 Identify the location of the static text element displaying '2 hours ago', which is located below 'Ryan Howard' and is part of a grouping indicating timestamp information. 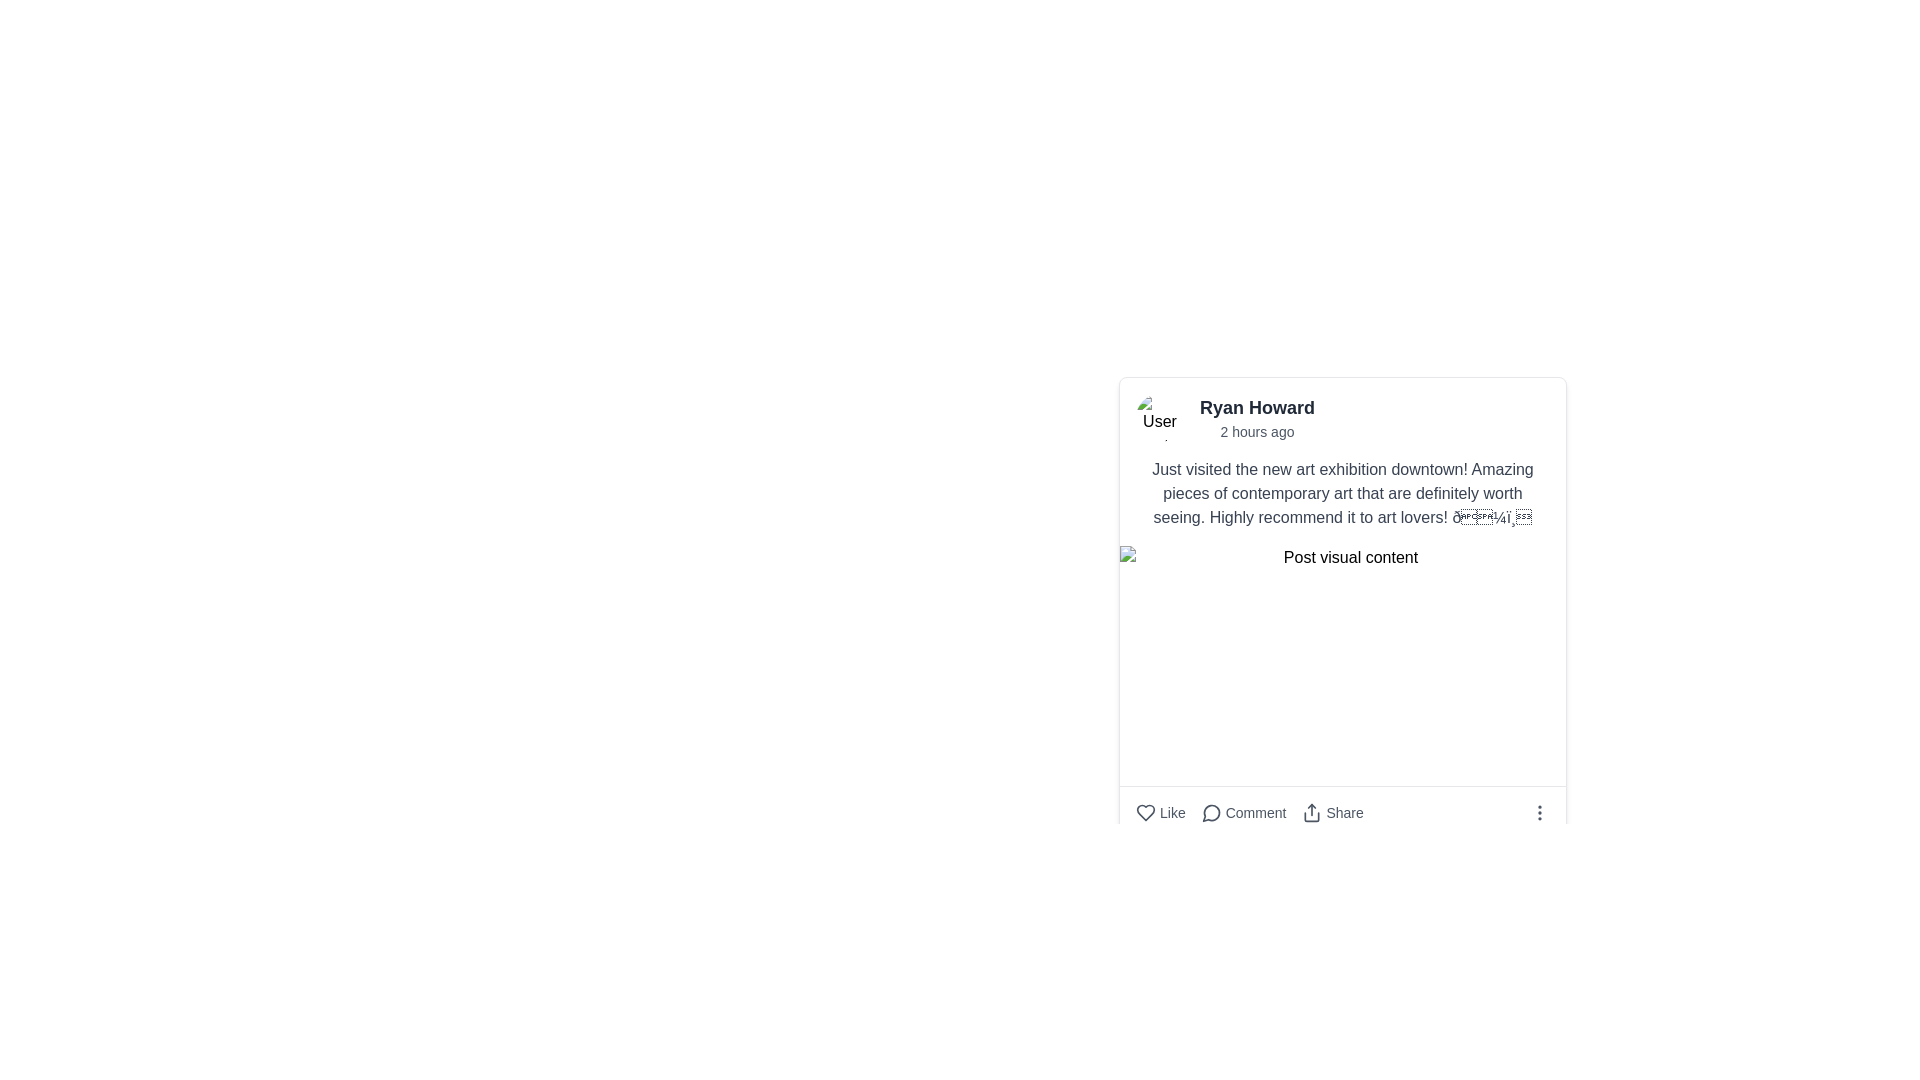
(1256, 431).